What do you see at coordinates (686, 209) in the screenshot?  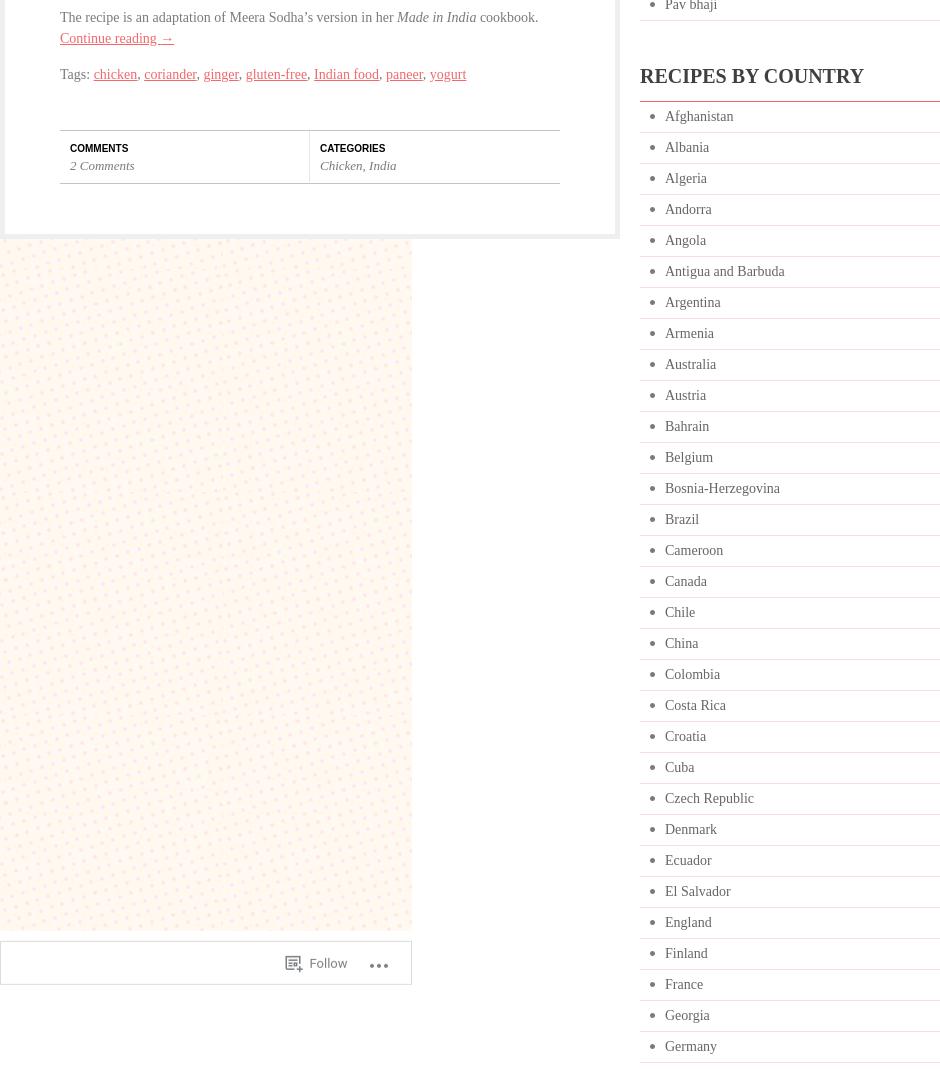 I see `'Andorra'` at bounding box center [686, 209].